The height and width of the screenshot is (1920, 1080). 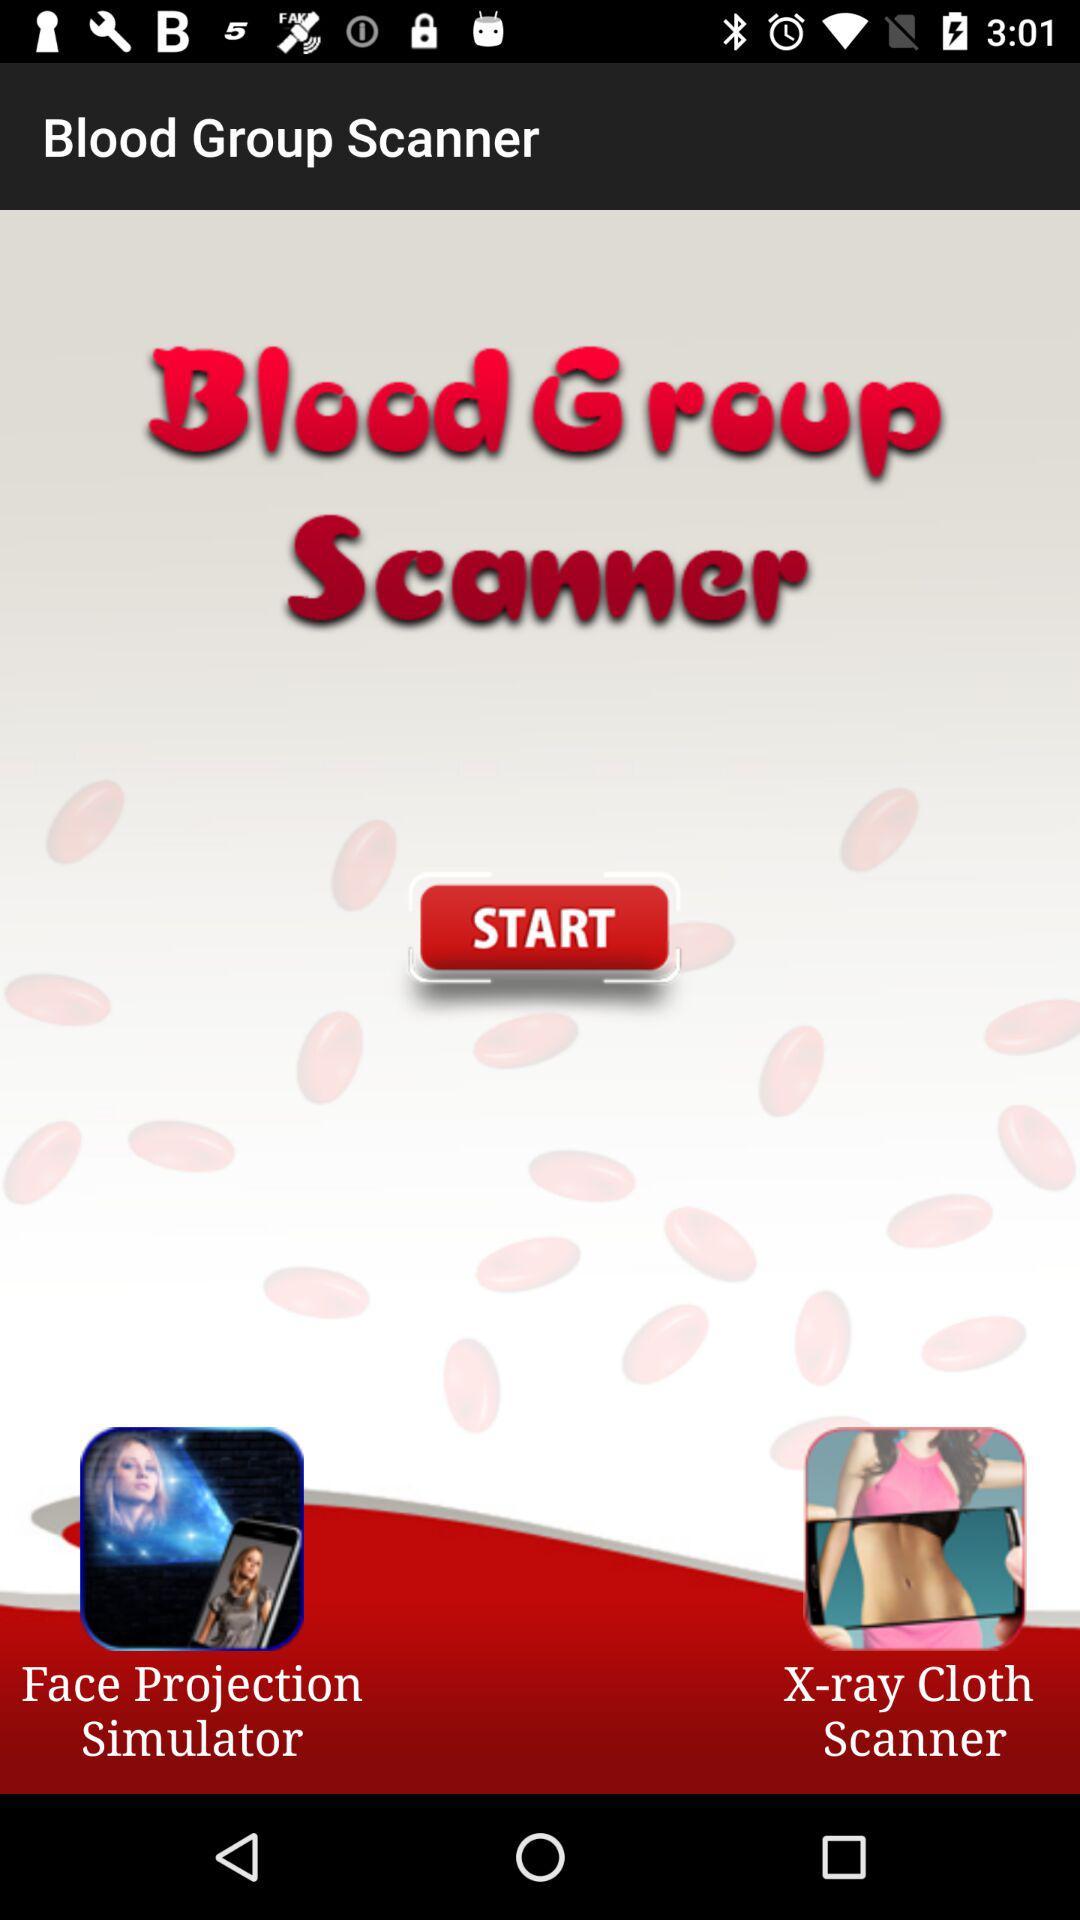 What do you see at coordinates (538, 948) in the screenshot?
I see `app above face projection` at bounding box center [538, 948].